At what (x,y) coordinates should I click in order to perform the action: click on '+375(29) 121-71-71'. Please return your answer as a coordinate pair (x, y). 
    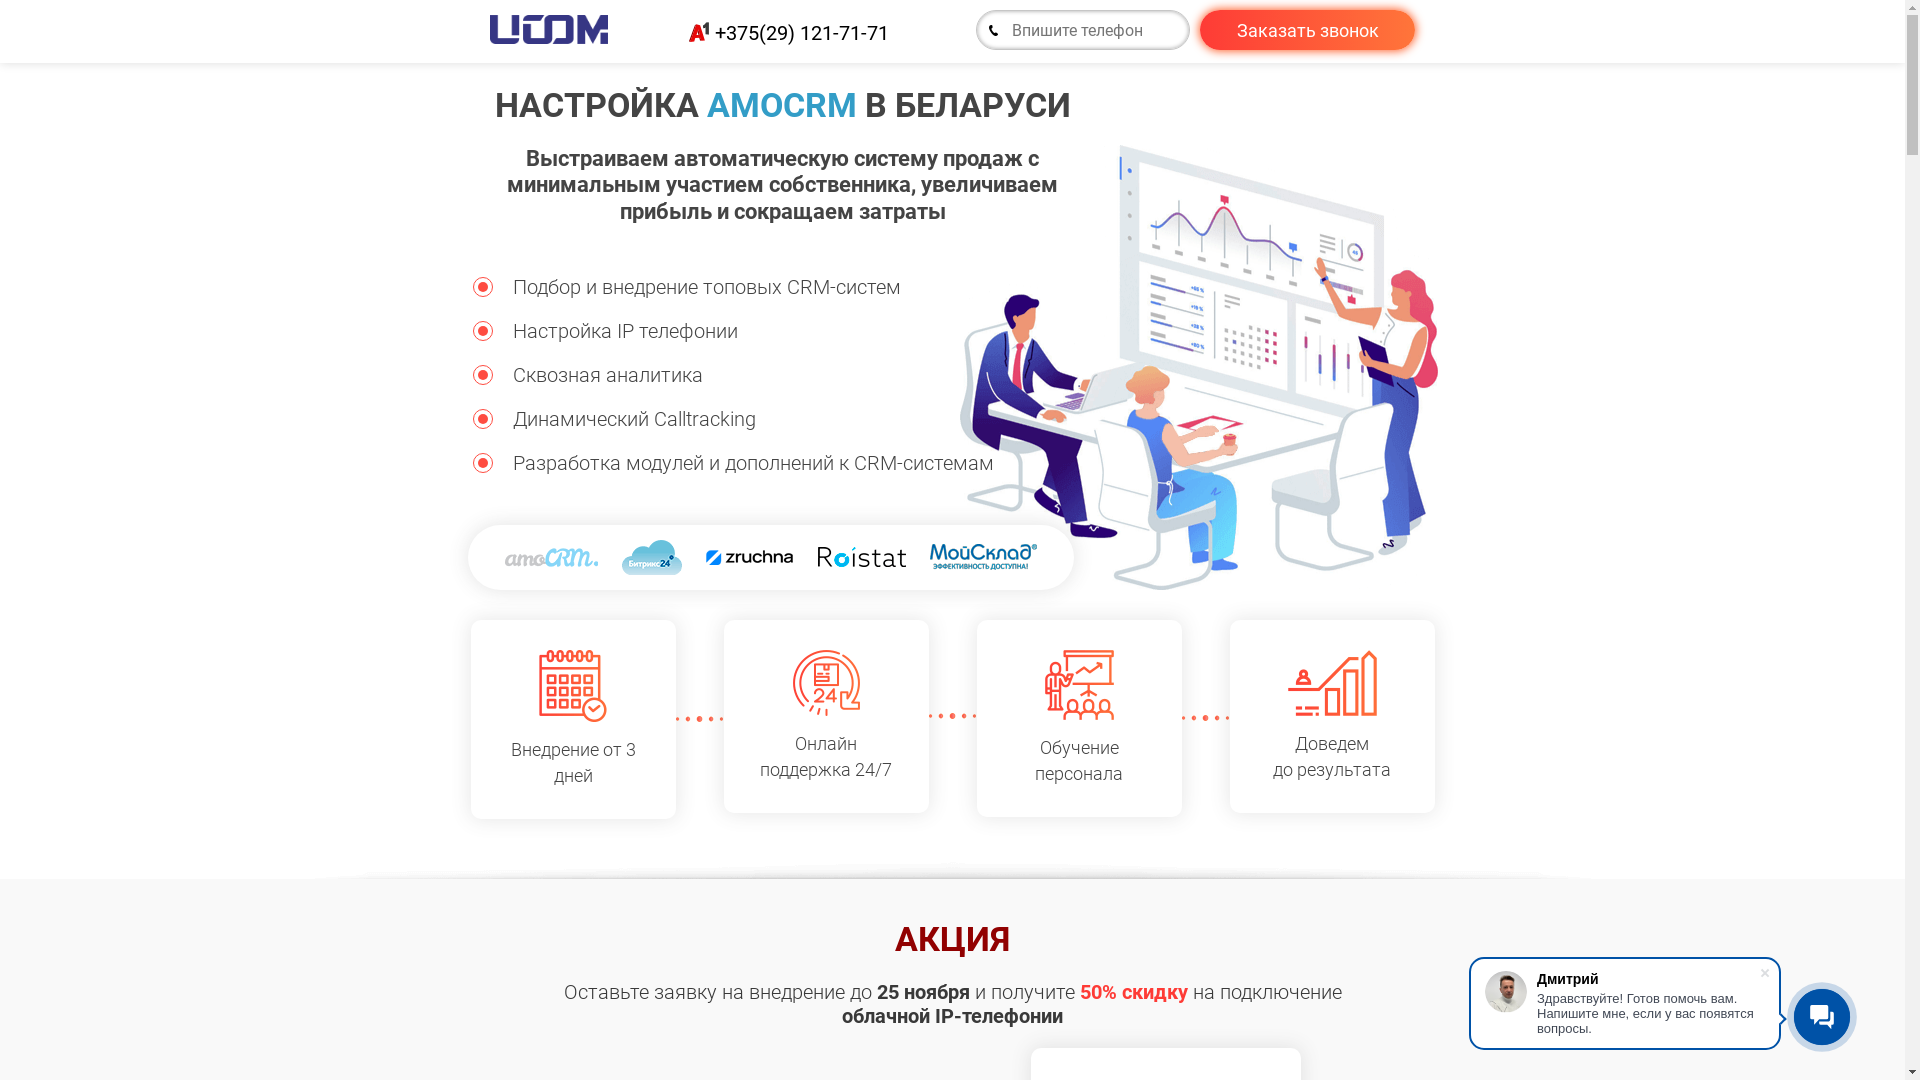
    Looking at the image, I should click on (801, 31).